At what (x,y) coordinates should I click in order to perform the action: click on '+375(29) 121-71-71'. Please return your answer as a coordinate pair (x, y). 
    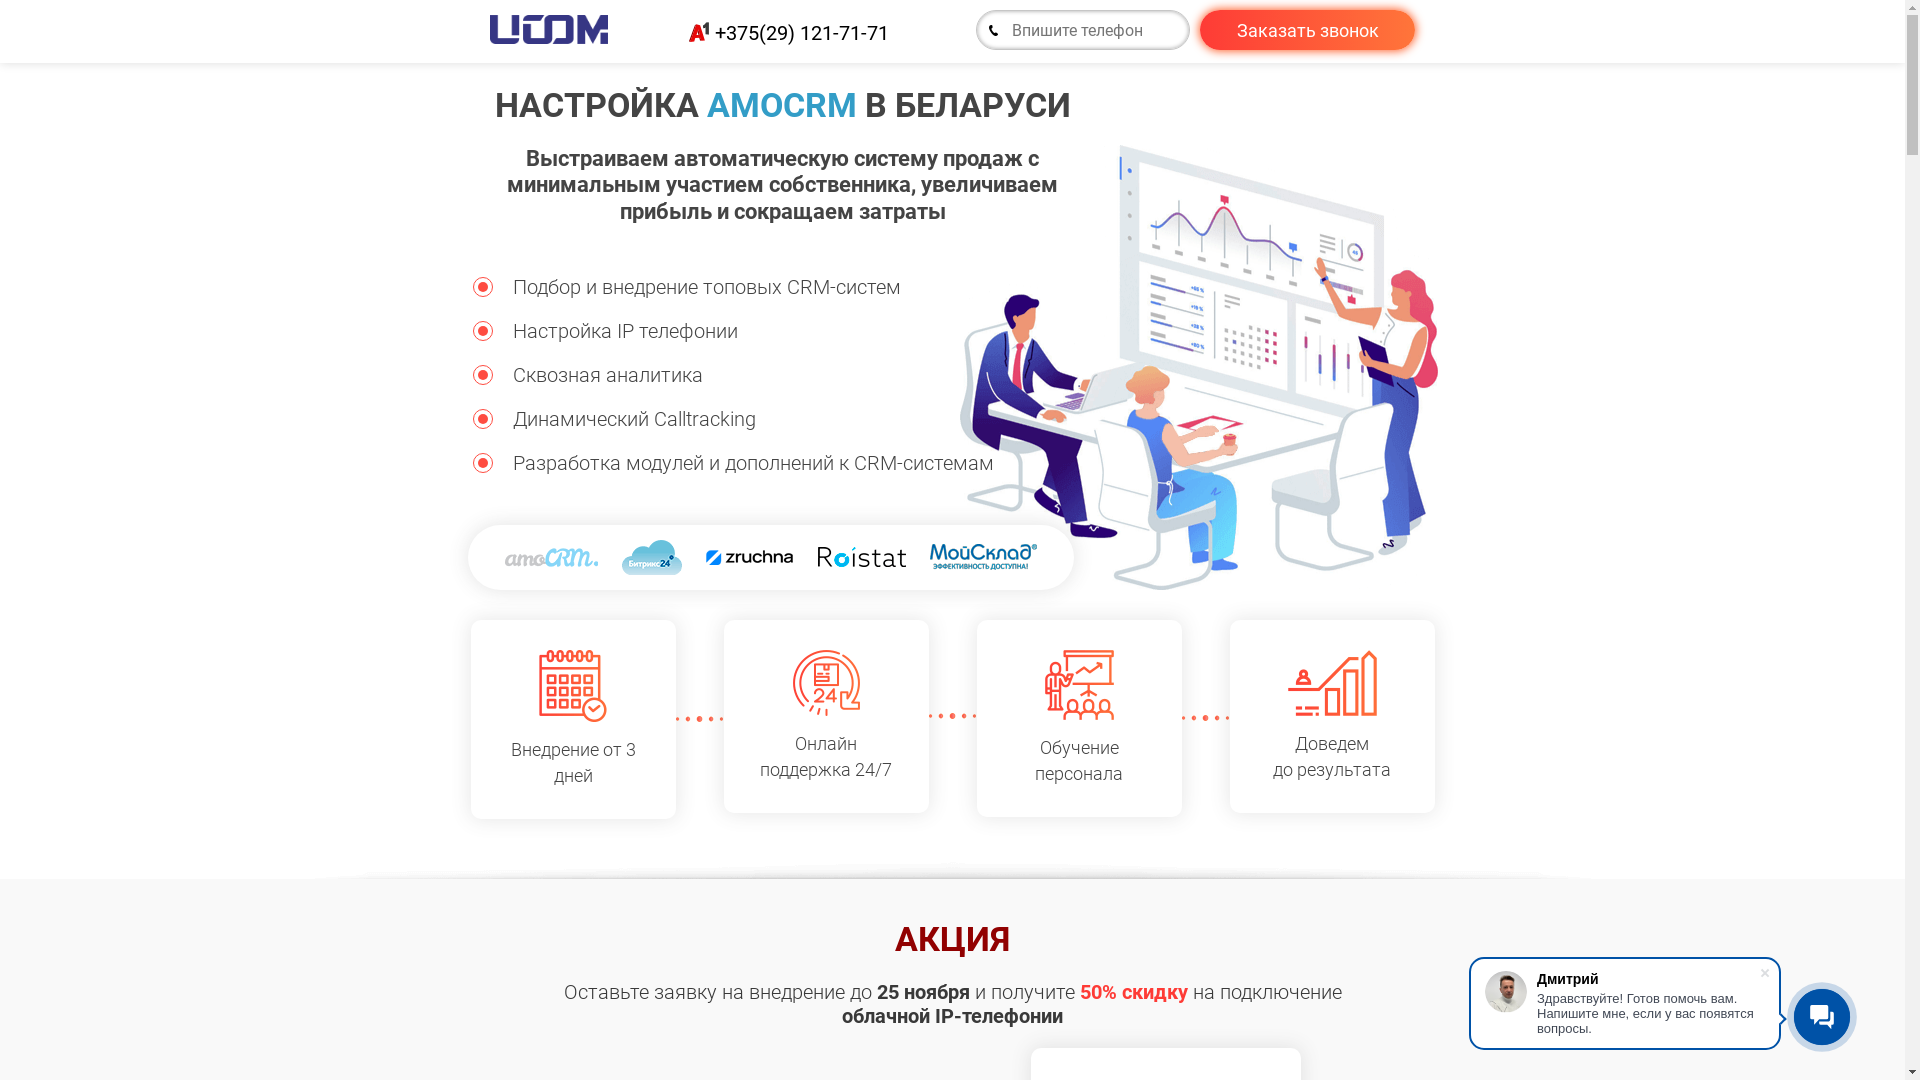
    Looking at the image, I should click on (801, 31).